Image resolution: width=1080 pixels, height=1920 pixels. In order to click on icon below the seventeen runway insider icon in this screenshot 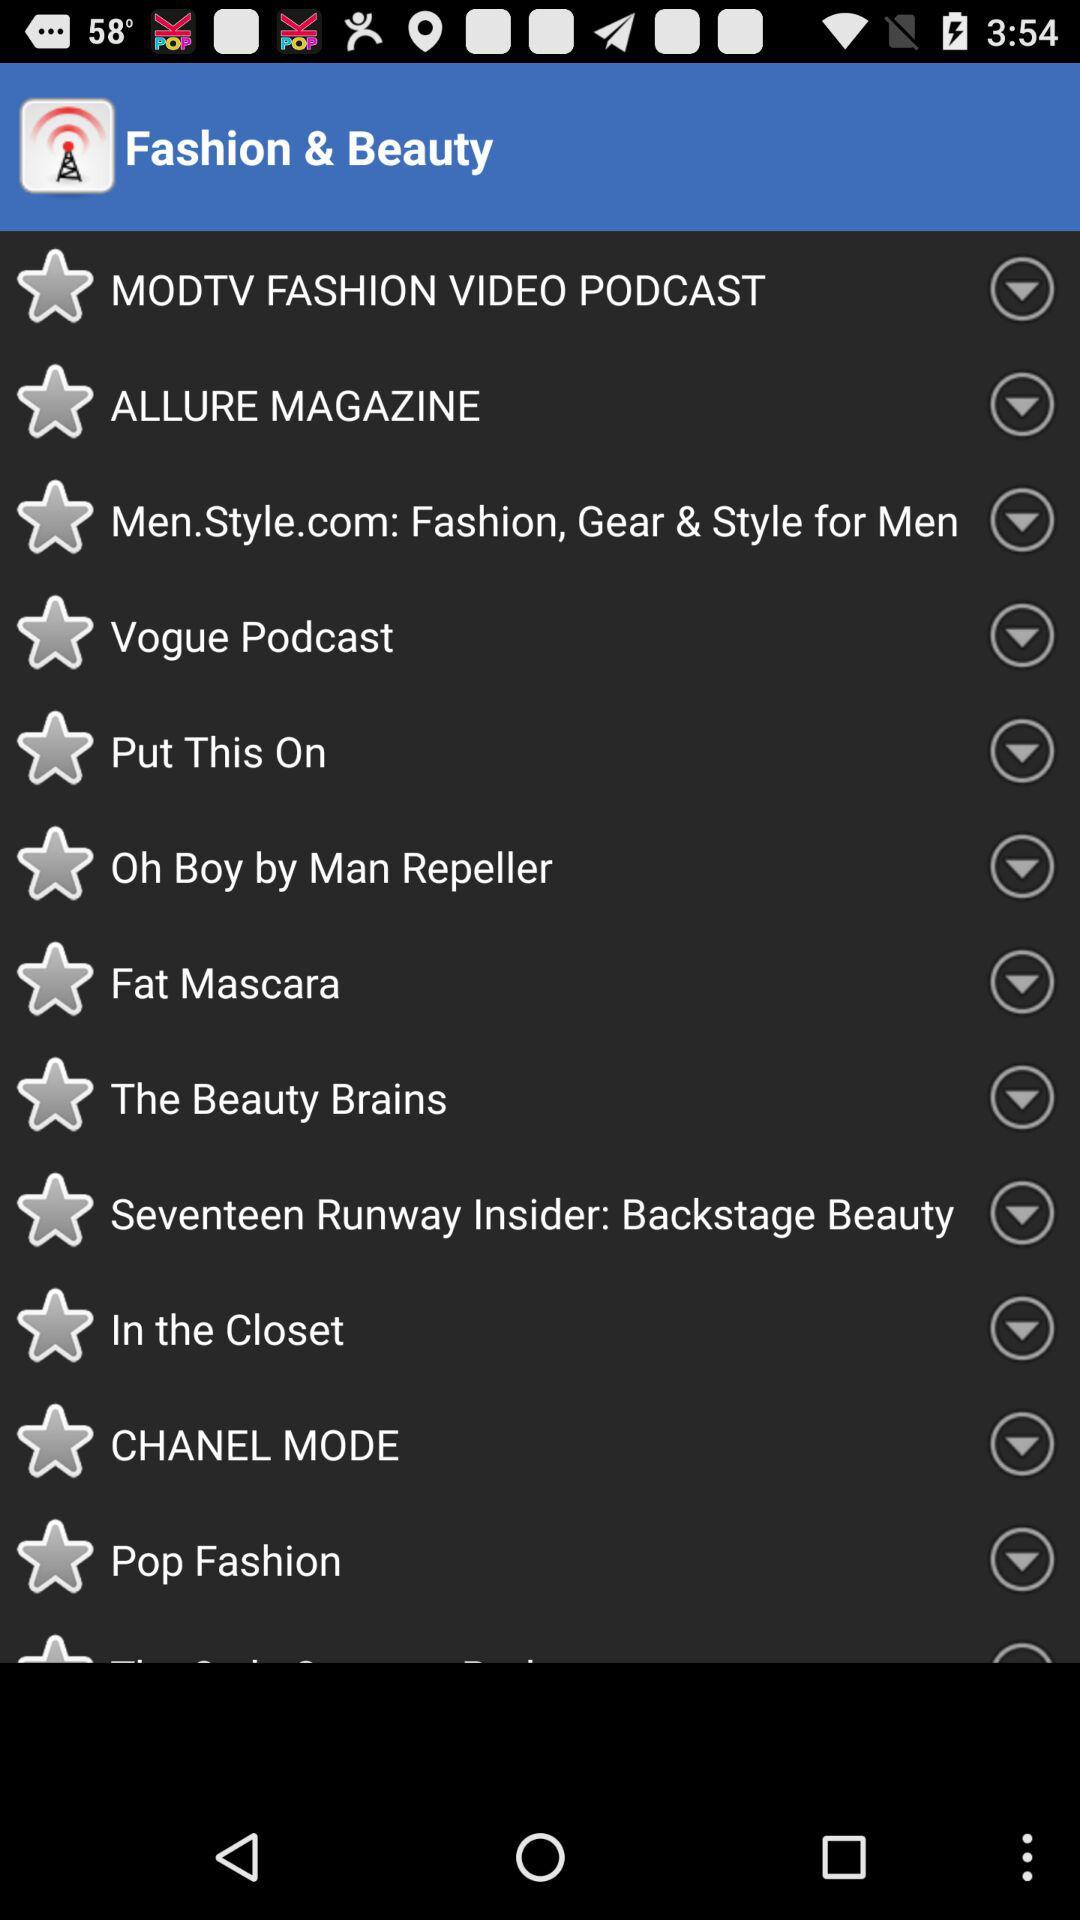, I will do `click(536, 1328)`.